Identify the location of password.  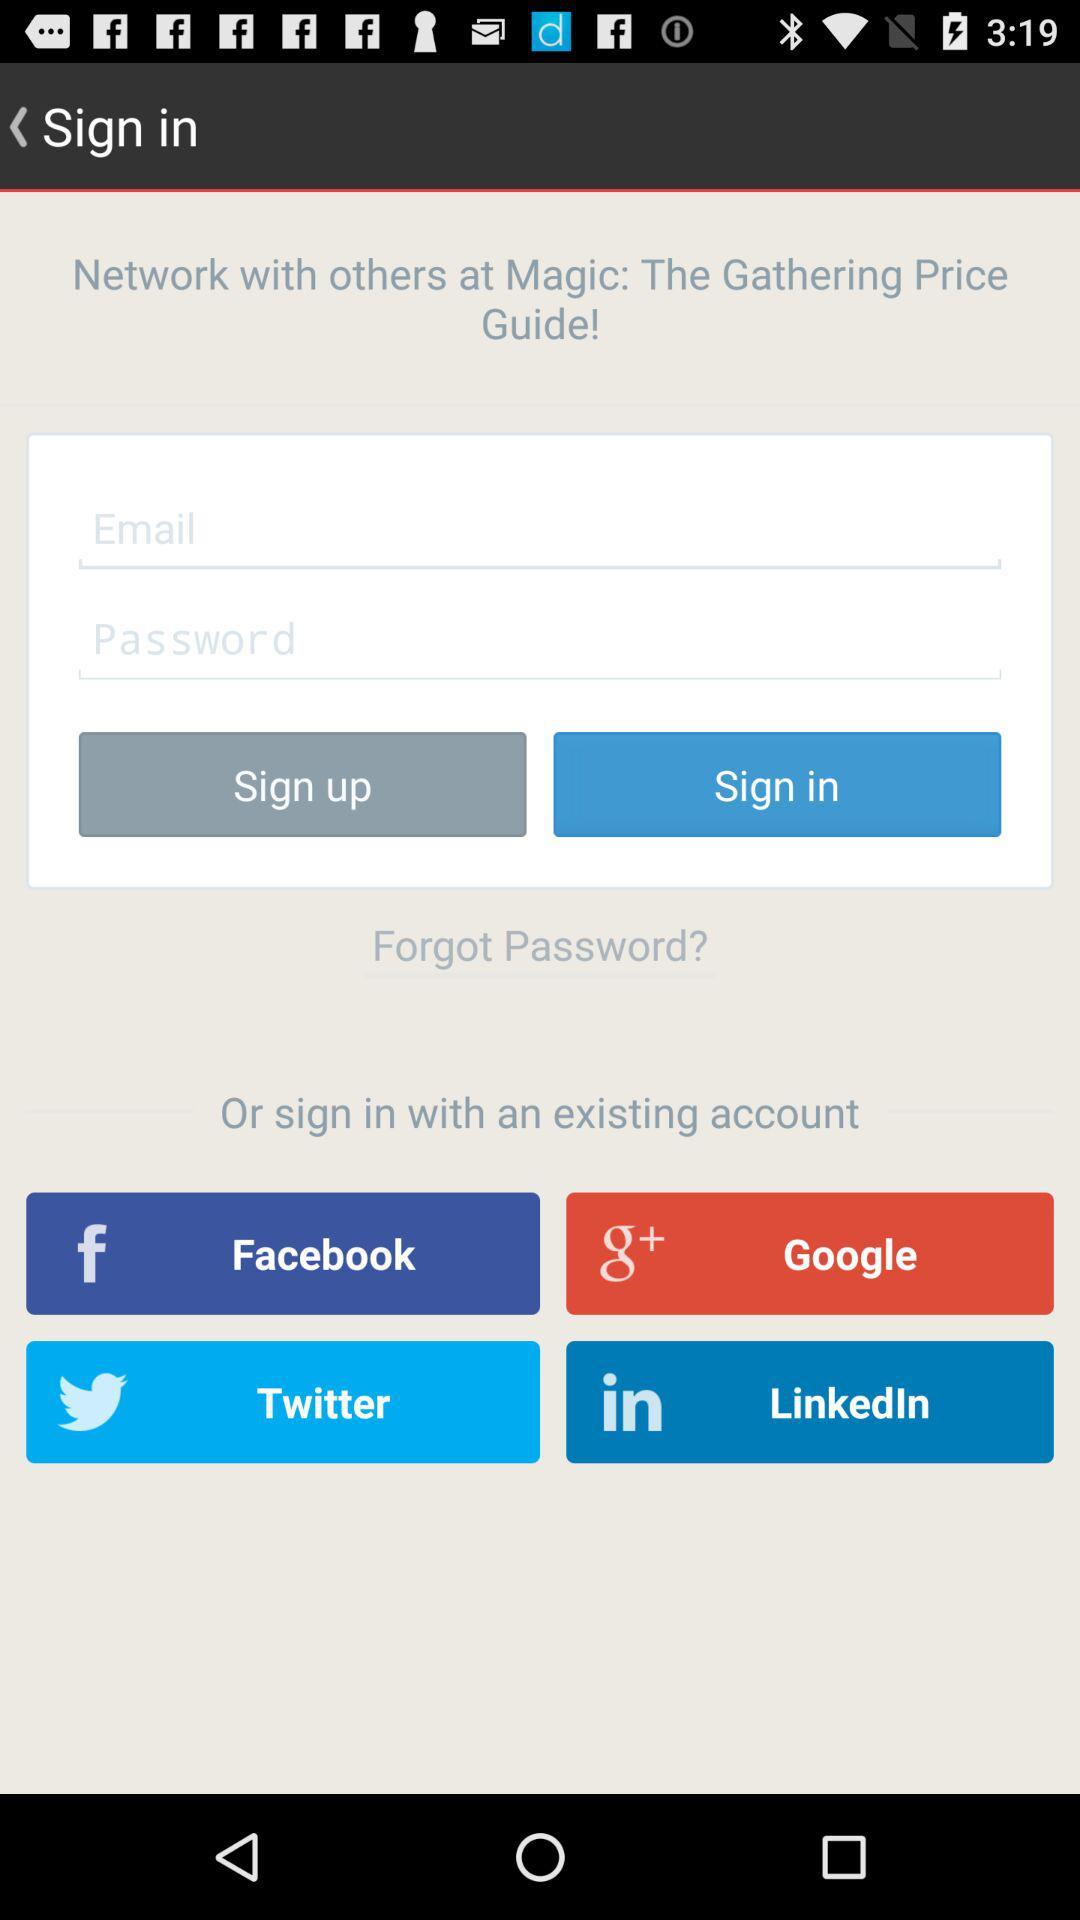
(540, 636).